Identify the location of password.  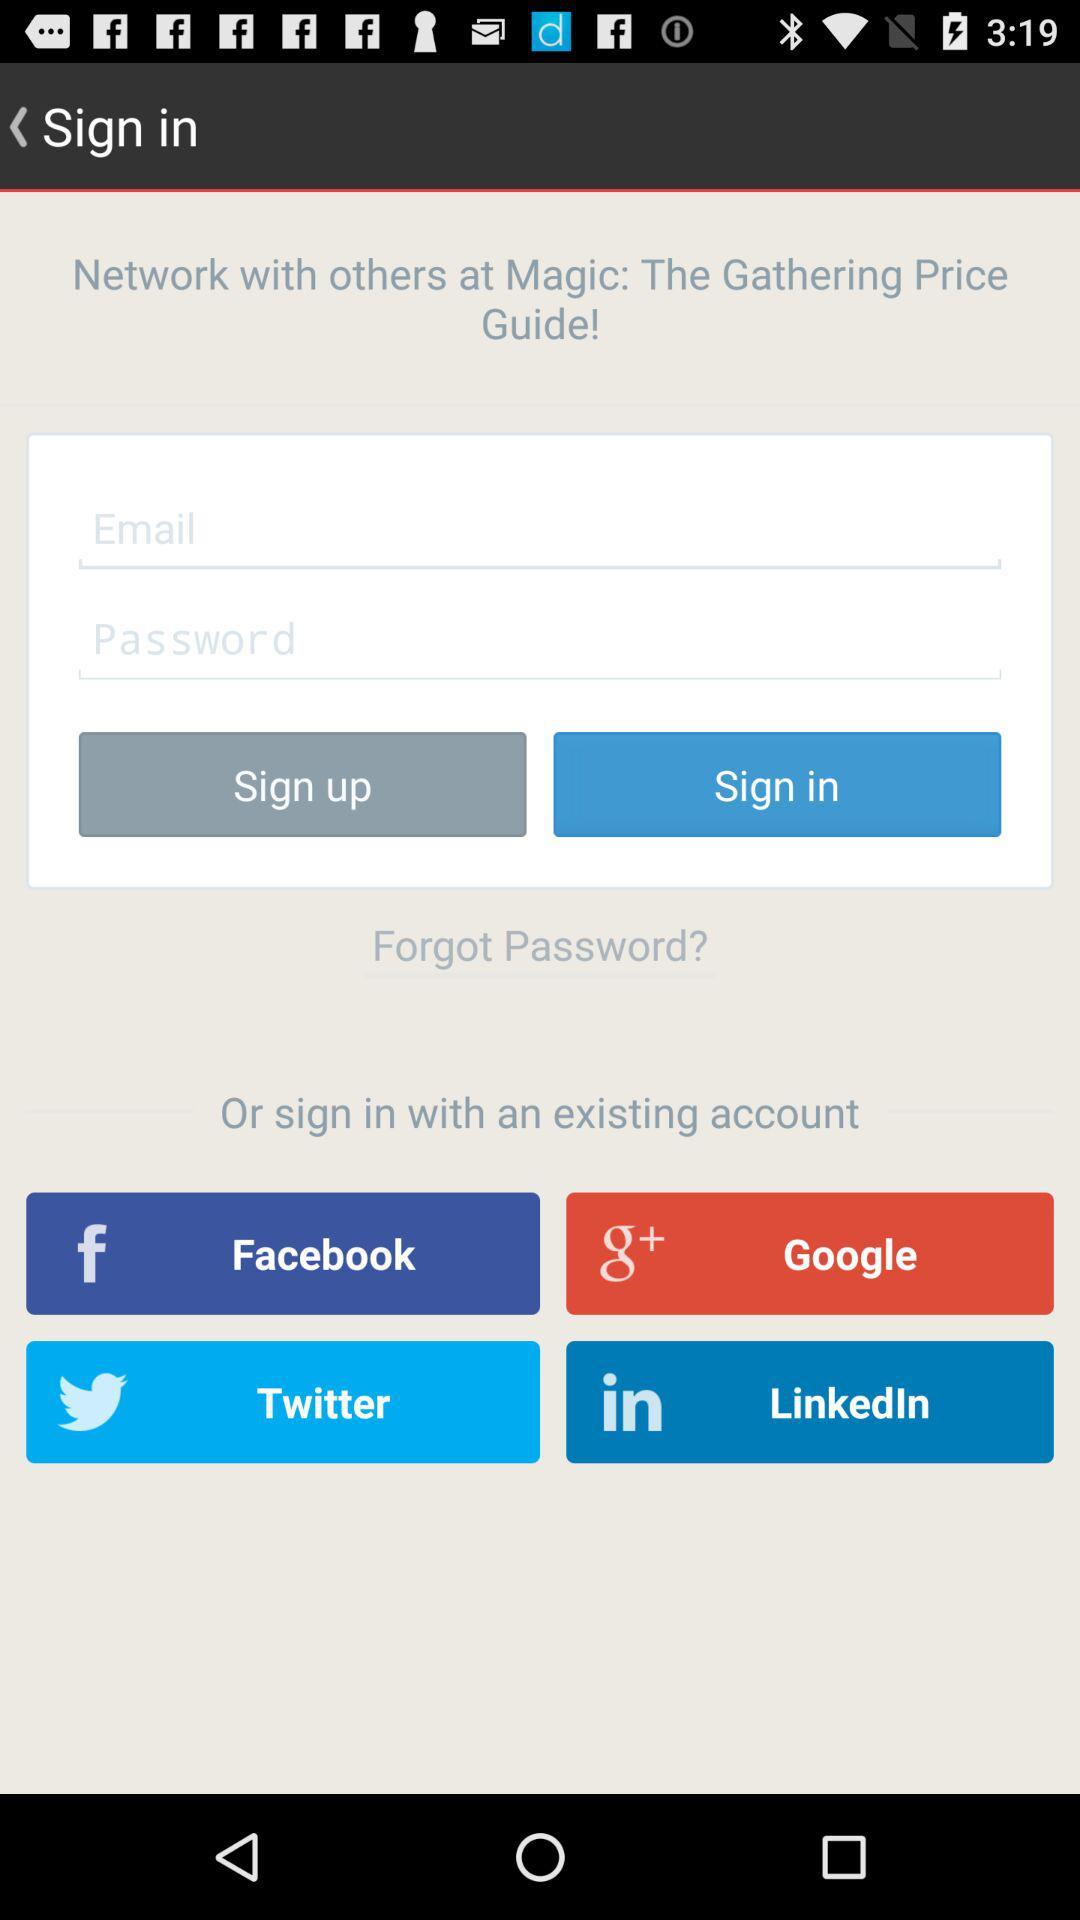
(540, 636).